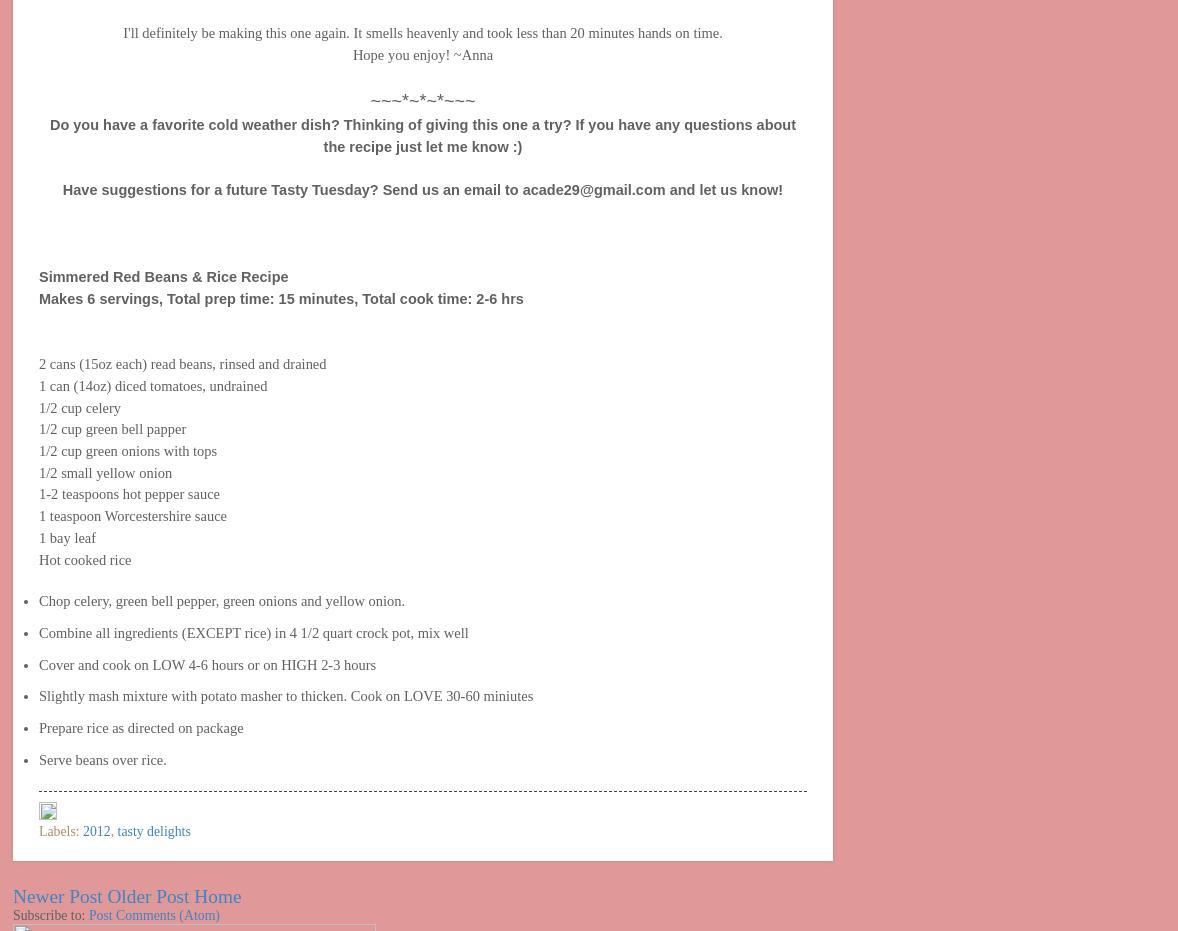 The image size is (1178, 931). What do you see at coordinates (422, 189) in the screenshot?
I see `'Have suggestions for a future Tasty Tuesday? Send us an email to acade29@gmail.com and let us know!'` at bounding box center [422, 189].